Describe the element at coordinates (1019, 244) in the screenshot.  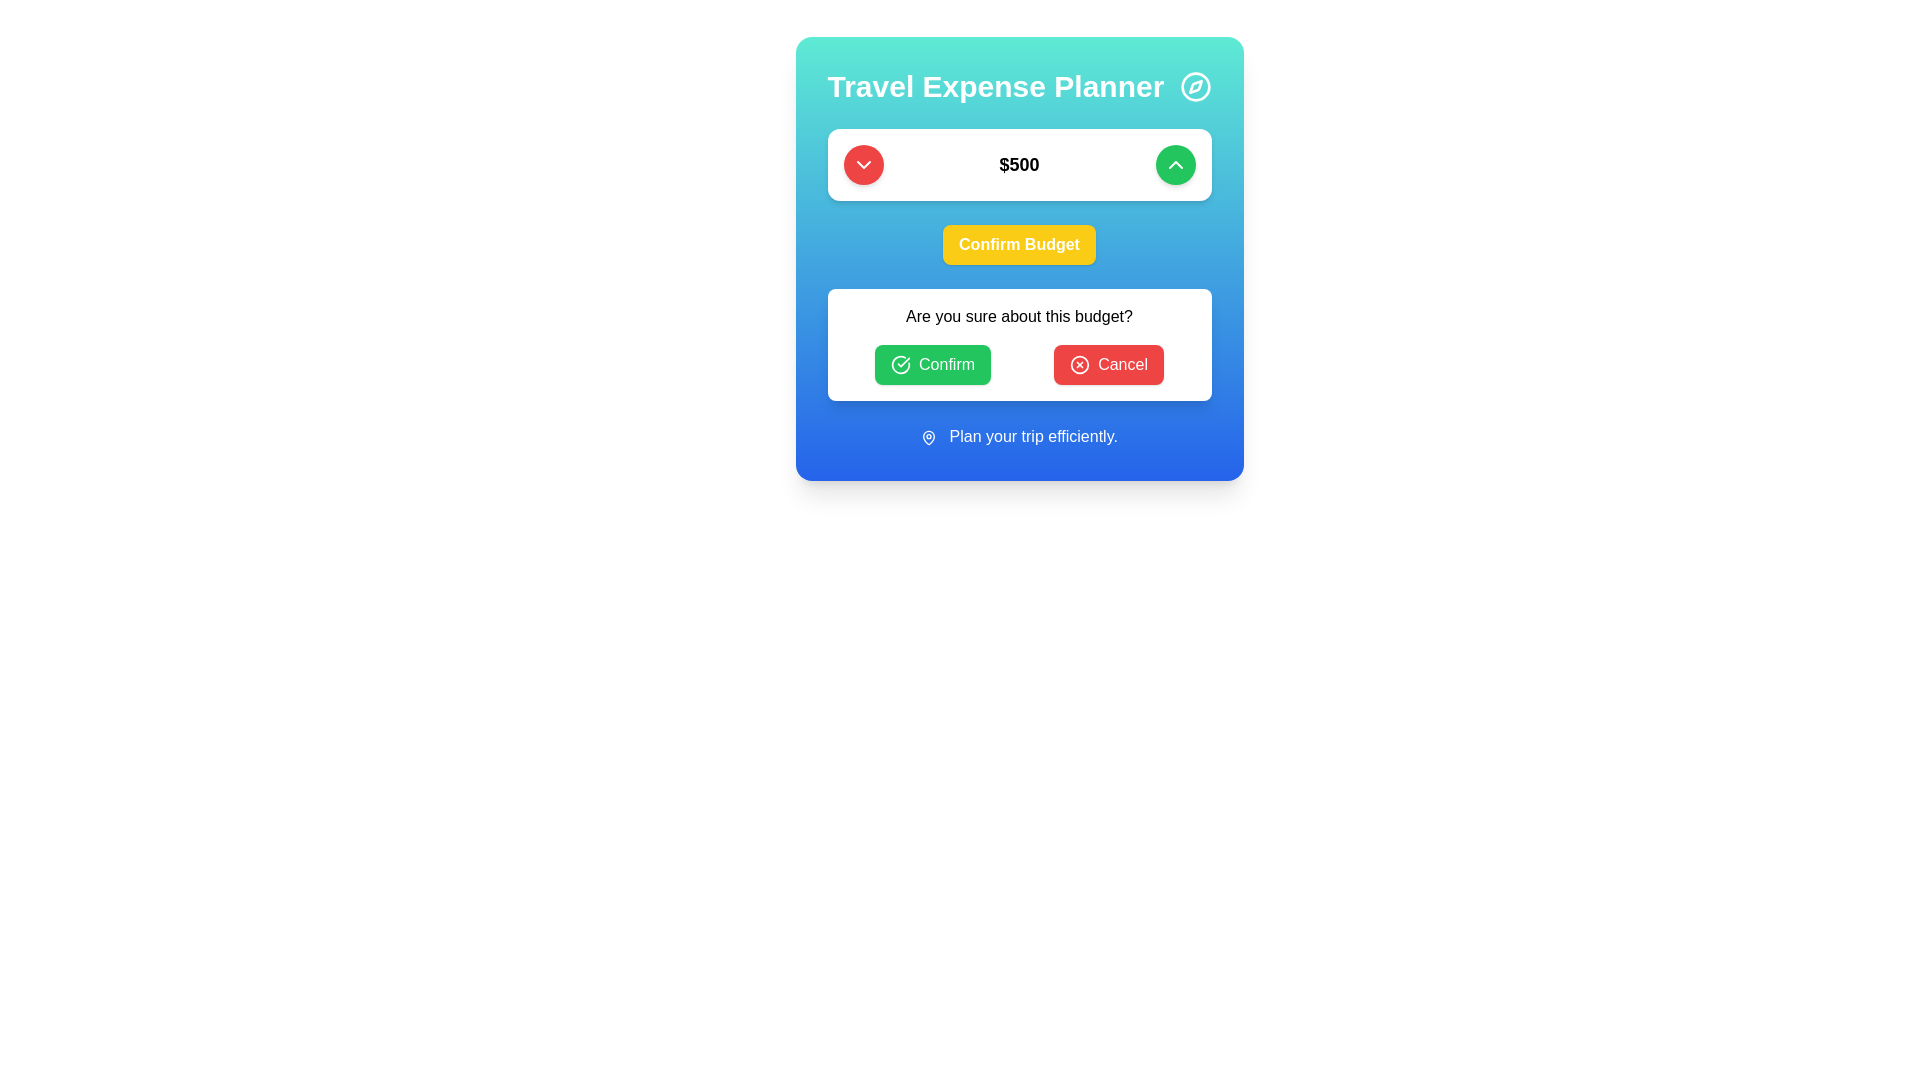
I see `the 'Confirm Budget' button, which is a rectangular button with rounded corners, bright yellow background, and white text, located centrally below the budget amount display` at that location.